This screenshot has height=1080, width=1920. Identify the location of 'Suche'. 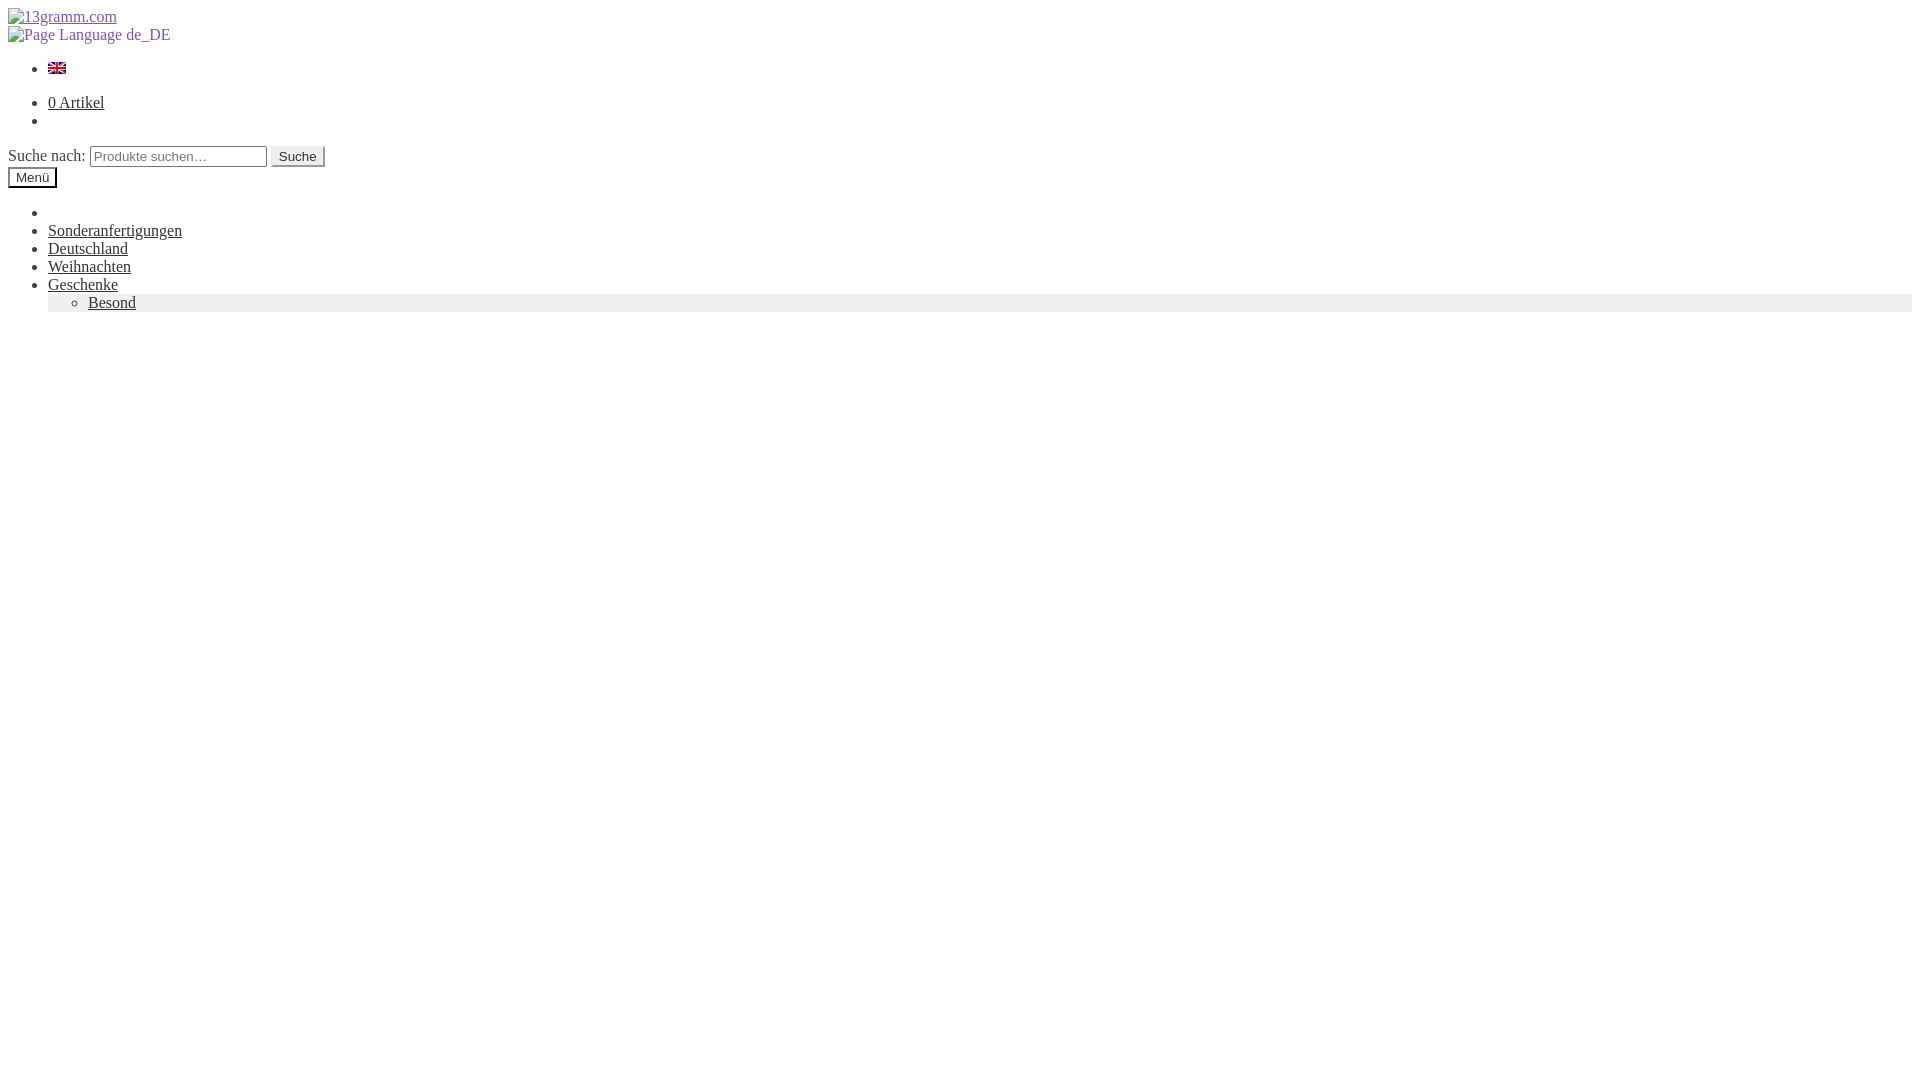
(296, 155).